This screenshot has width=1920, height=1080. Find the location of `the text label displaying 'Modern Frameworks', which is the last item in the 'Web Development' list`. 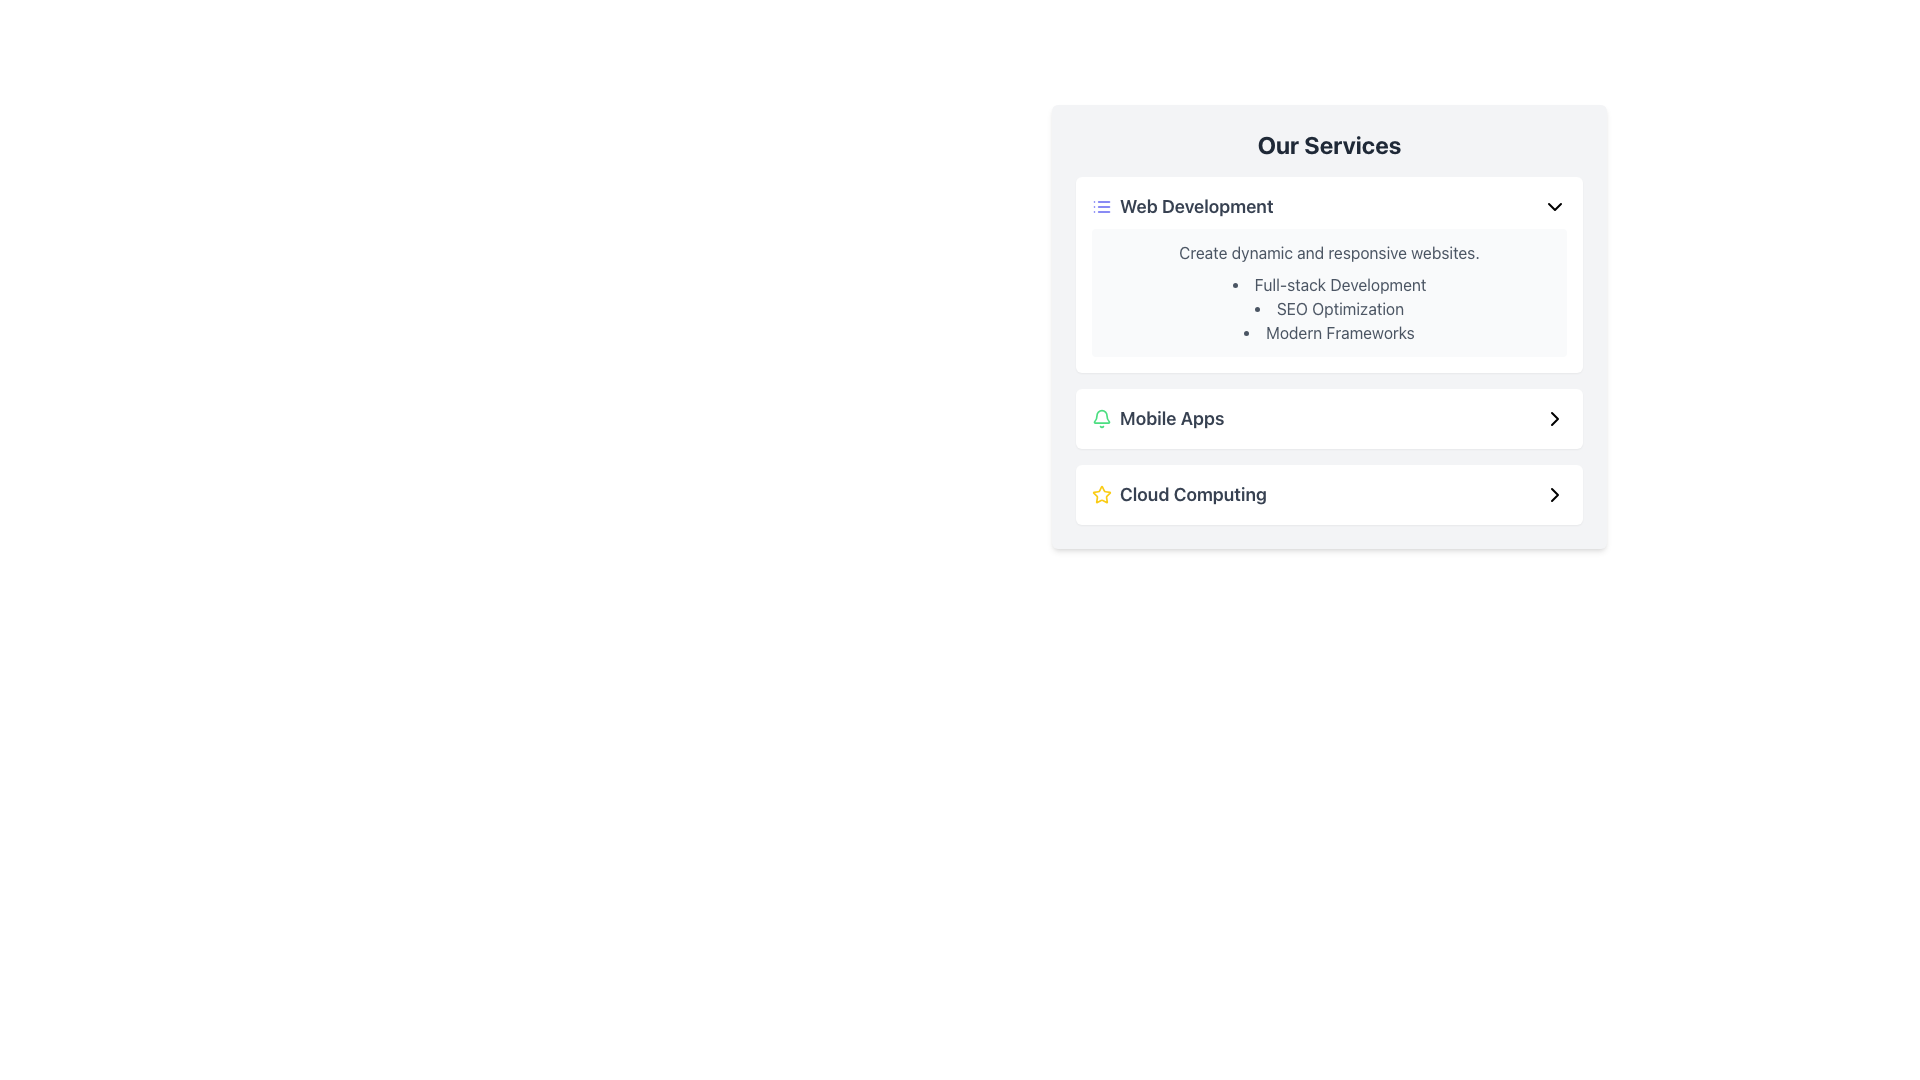

the text label displaying 'Modern Frameworks', which is the last item in the 'Web Development' list is located at coordinates (1329, 331).